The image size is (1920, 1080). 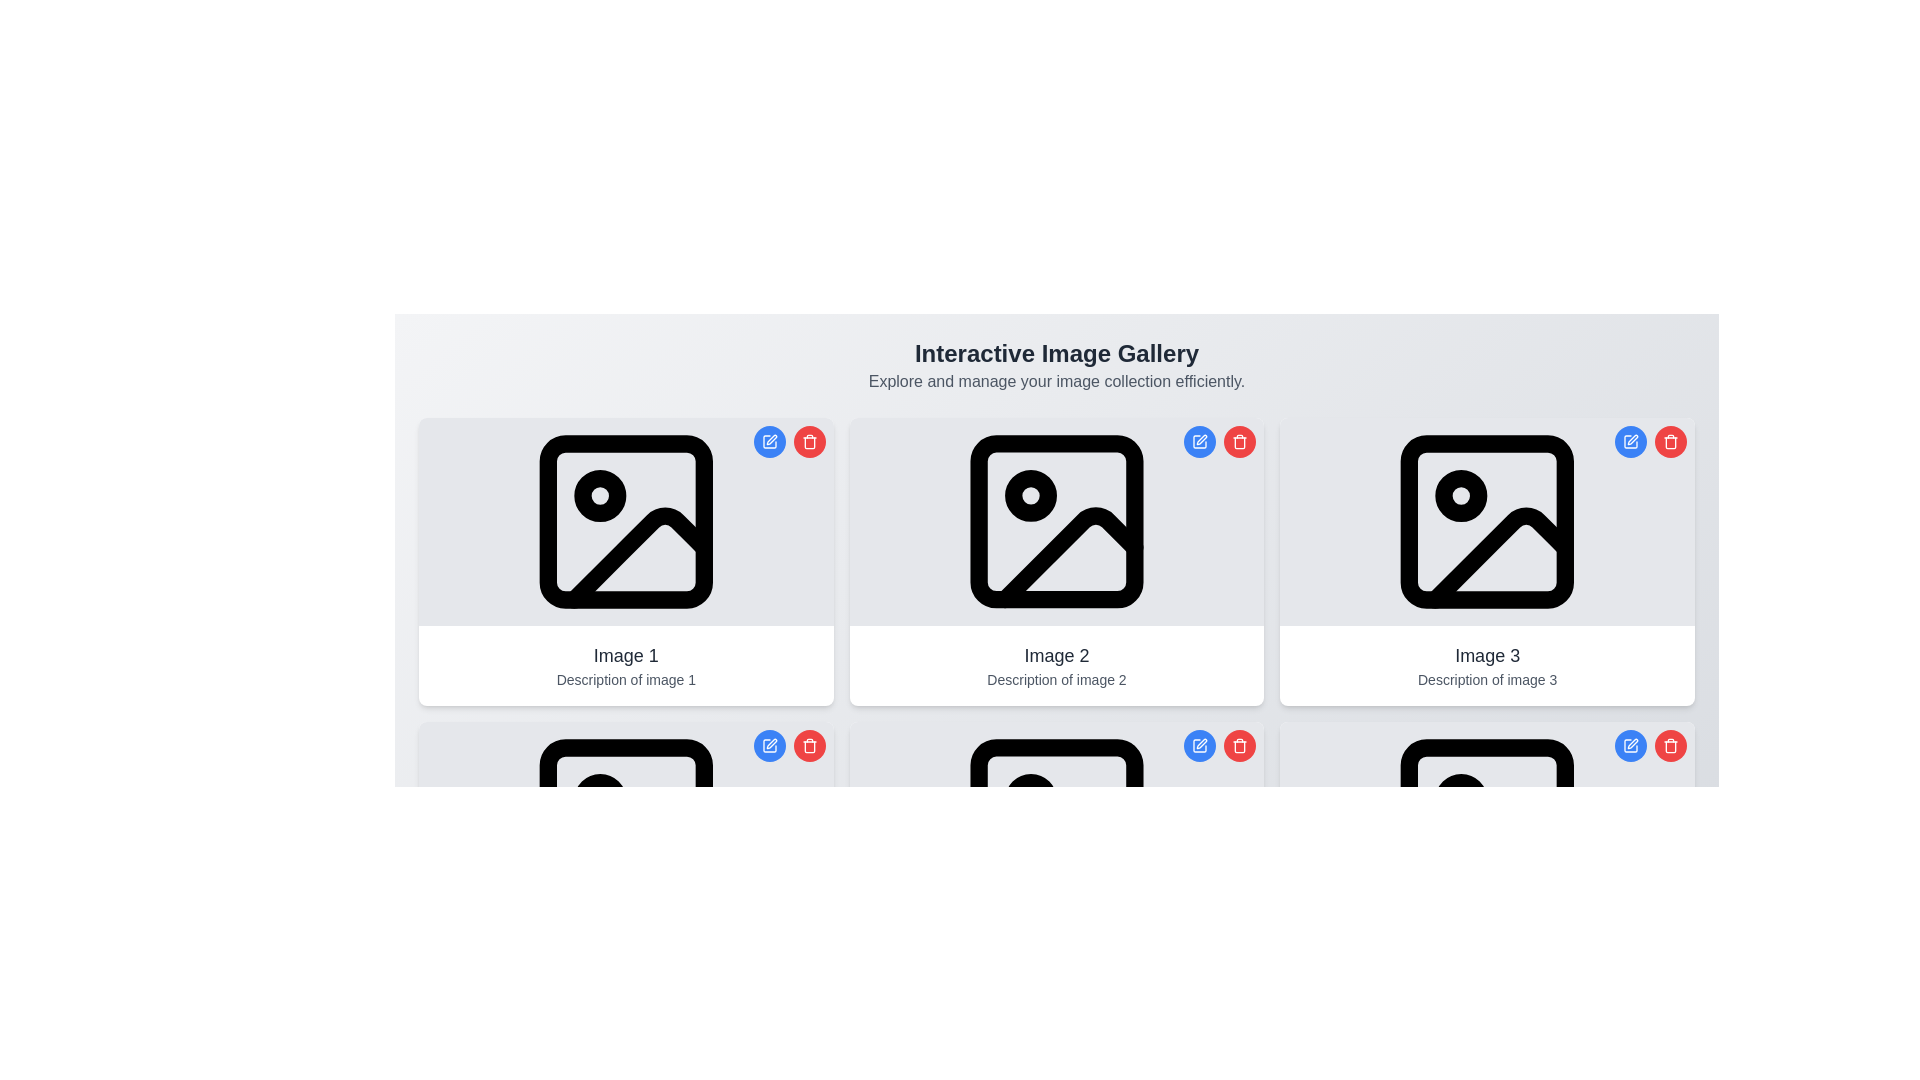 I want to click on the blue button located at the top-right corner of the first image card, so click(x=788, y=441).